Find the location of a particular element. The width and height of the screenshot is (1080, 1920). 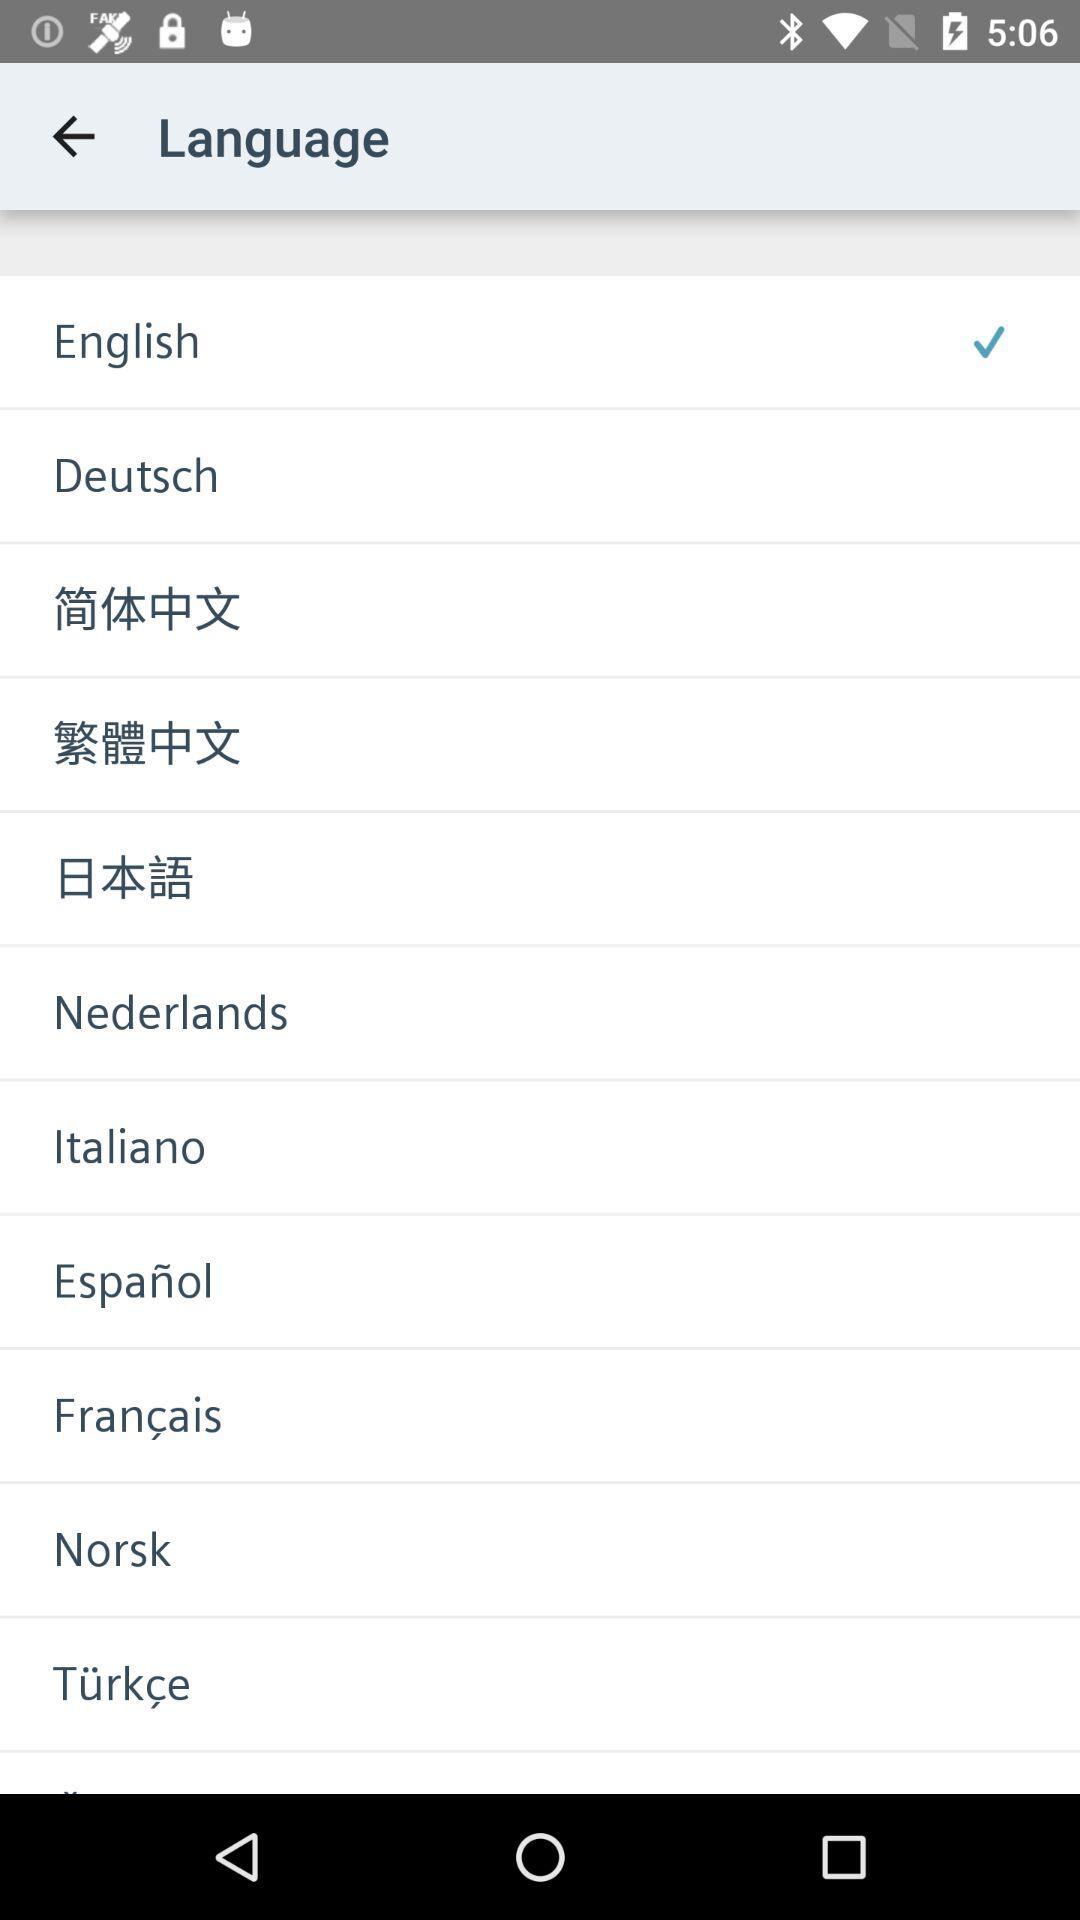

the english item is located at coordinates (100, 341).